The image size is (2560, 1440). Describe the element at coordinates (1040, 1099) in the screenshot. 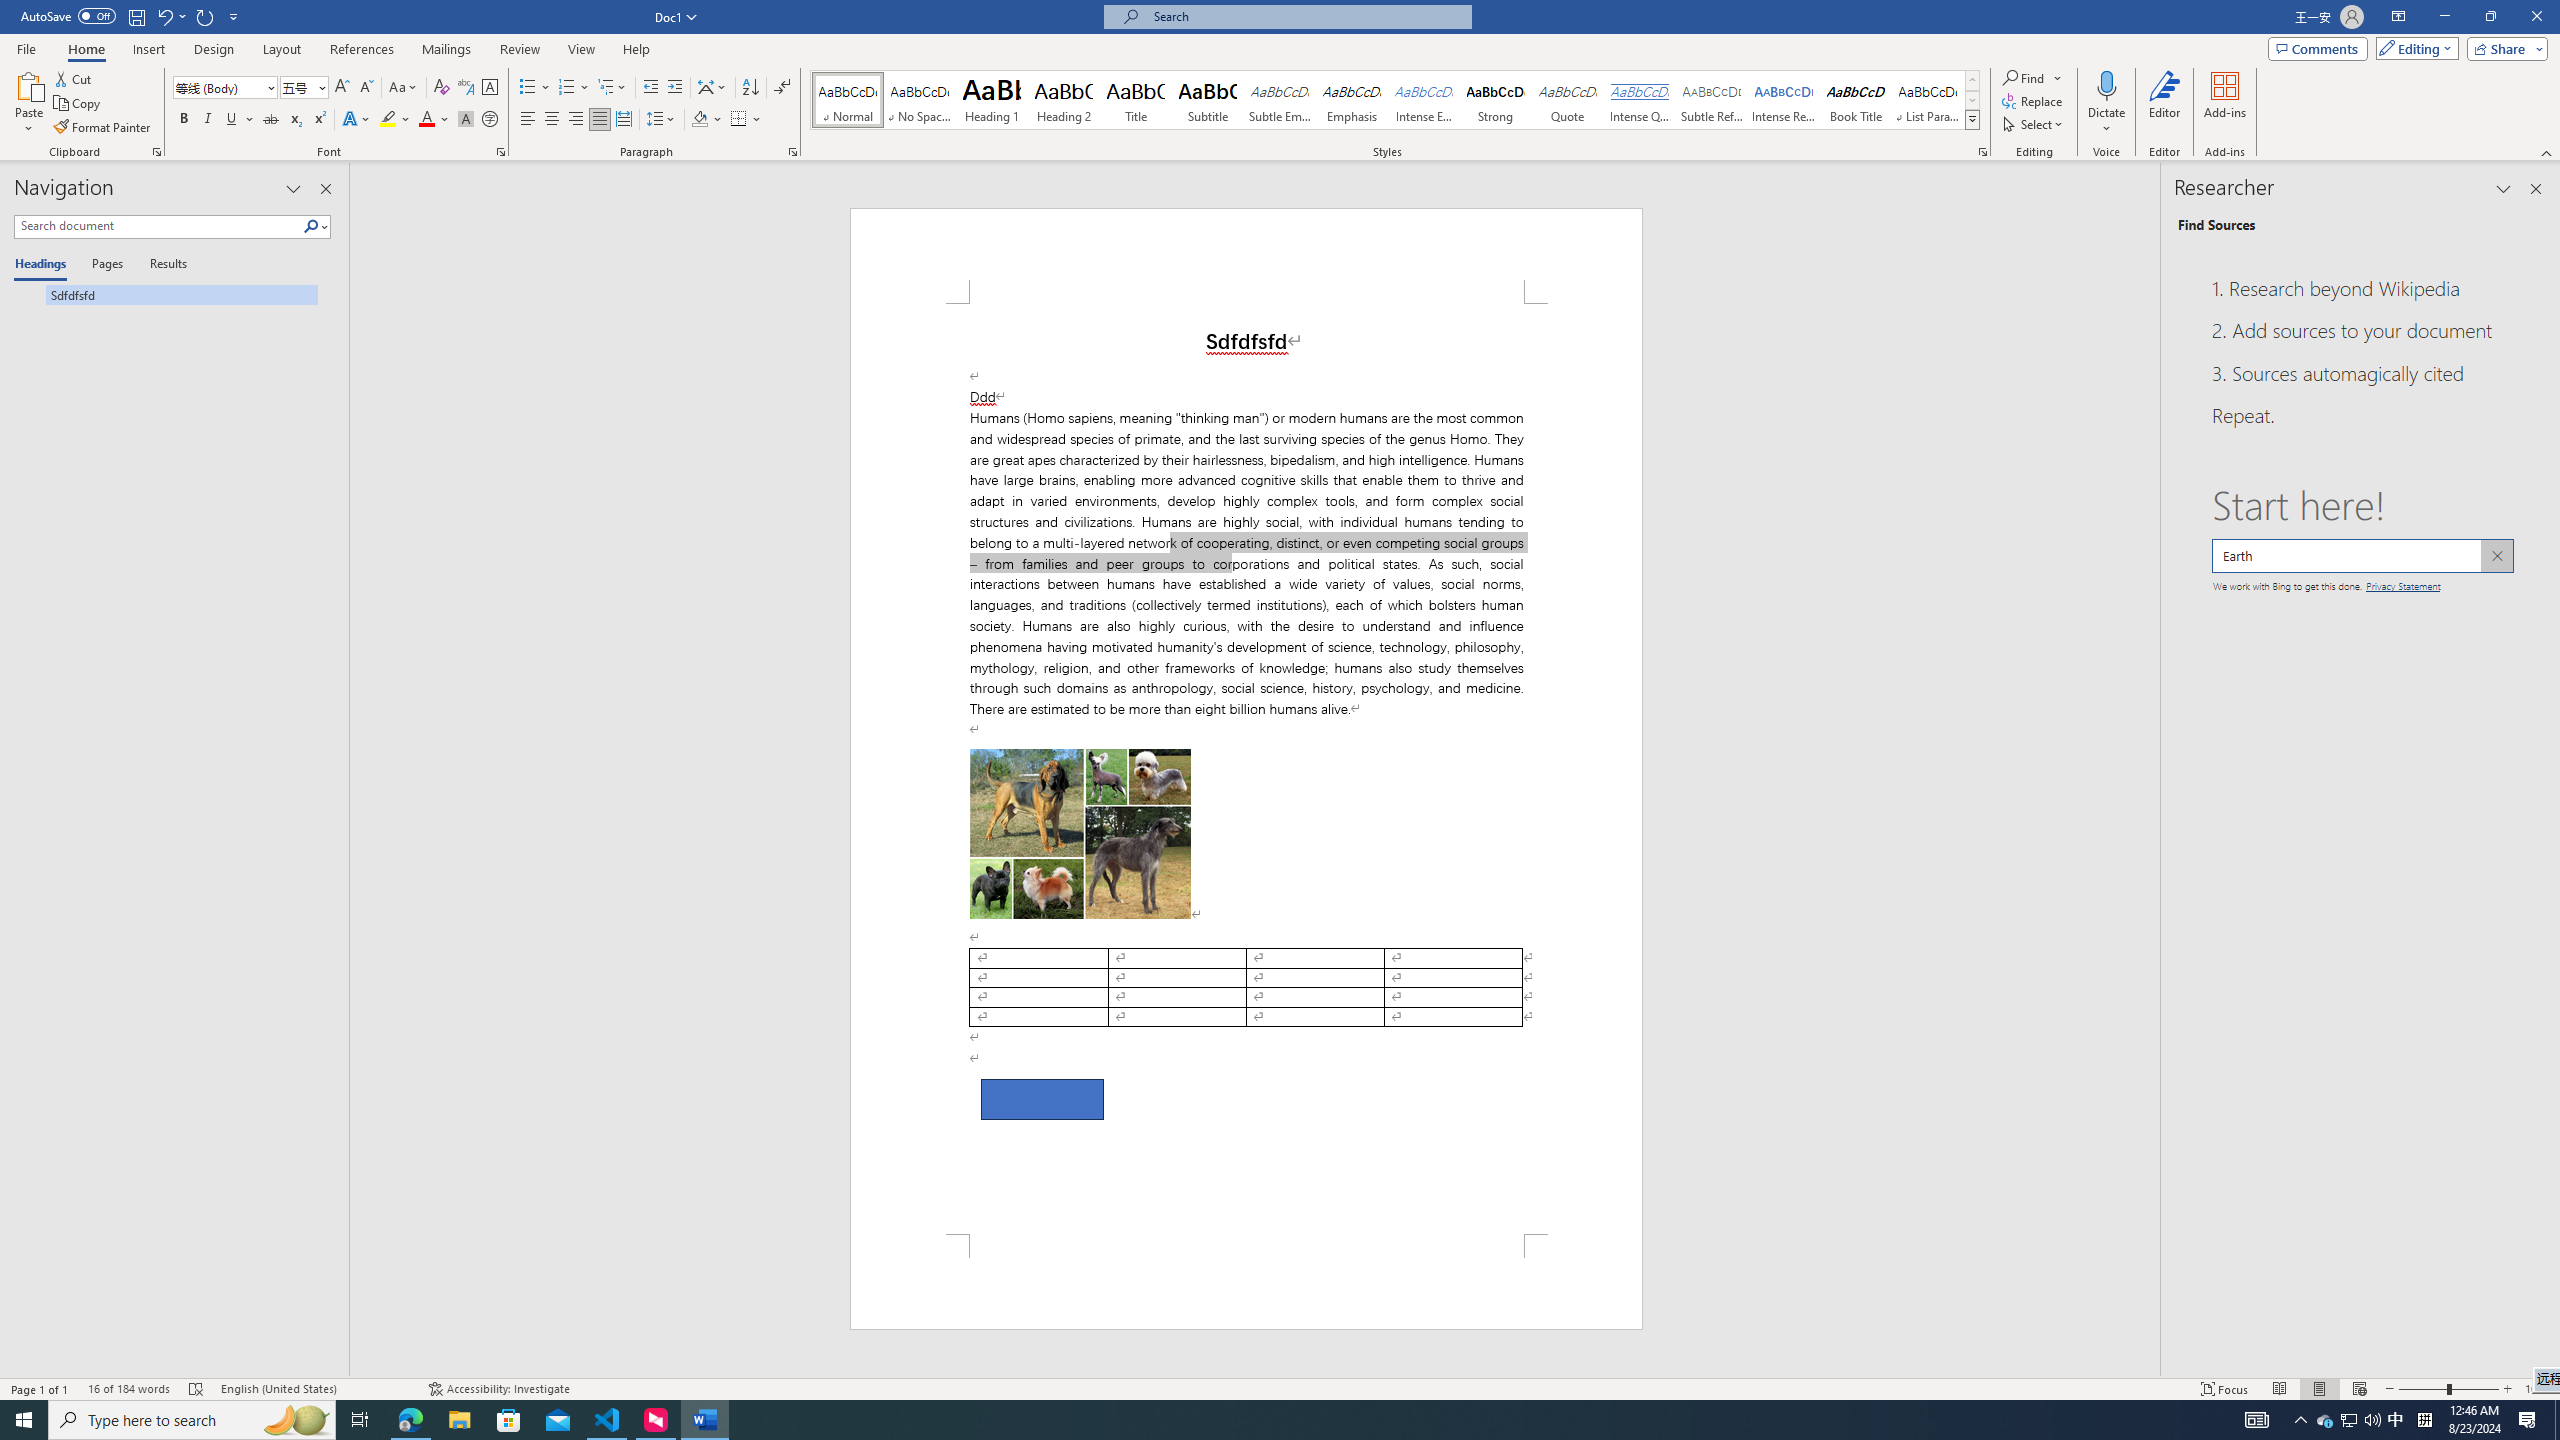

I see `'Rectangle 2'` at that location.